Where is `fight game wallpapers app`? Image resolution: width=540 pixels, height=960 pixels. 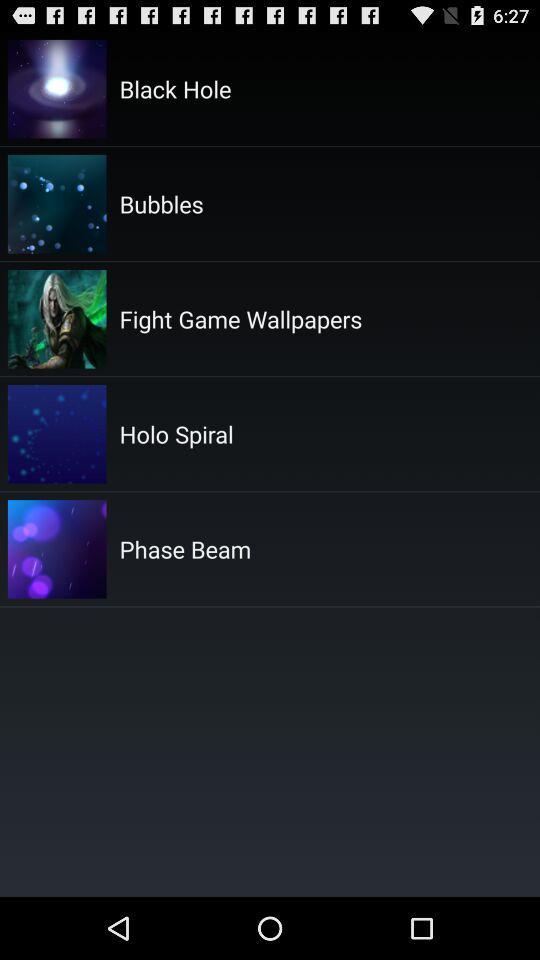 fight game wallpapers app is located at coordinates (240, 318).